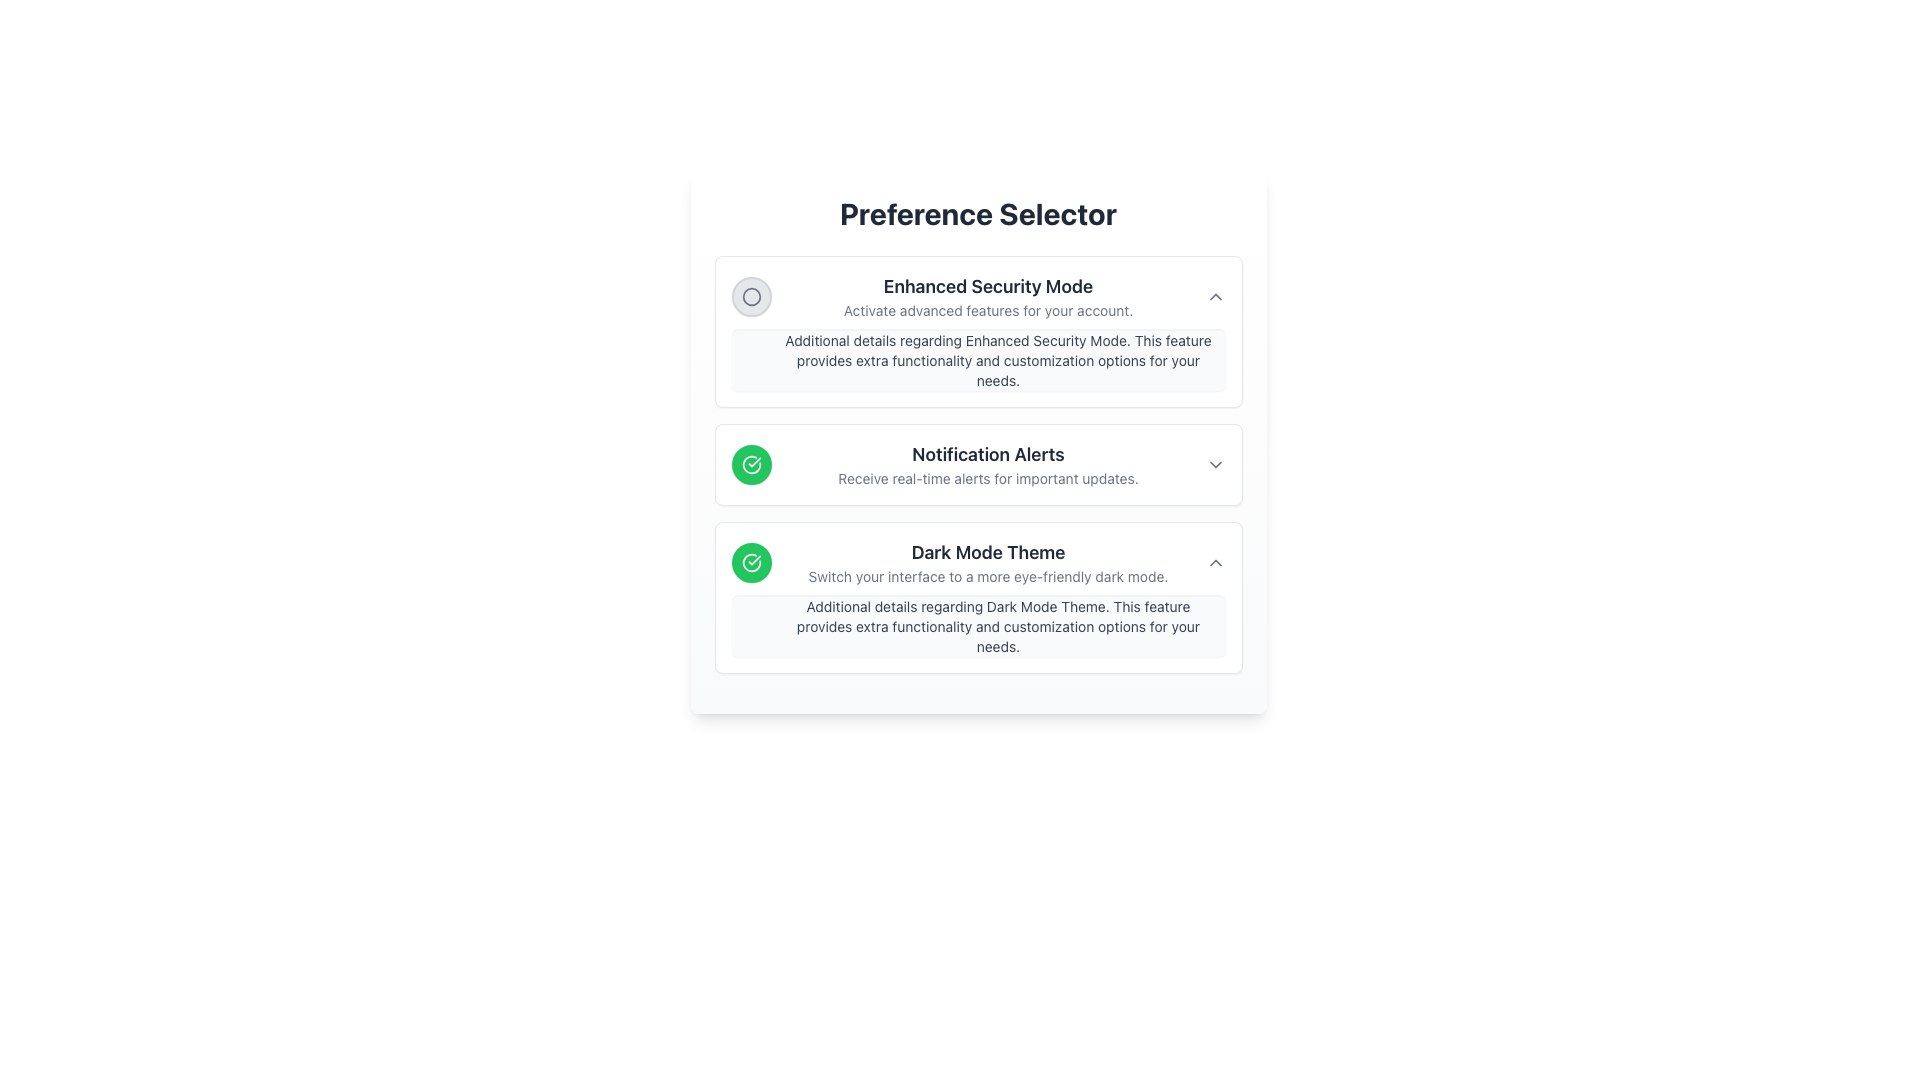 This screenshot has width=1920, height=1080. Describe the element at coordinates (1214, 297) in the screenshot. I see `the Icon button in the top-right corner of the 'Enhanced Security Mode' section` at that location.